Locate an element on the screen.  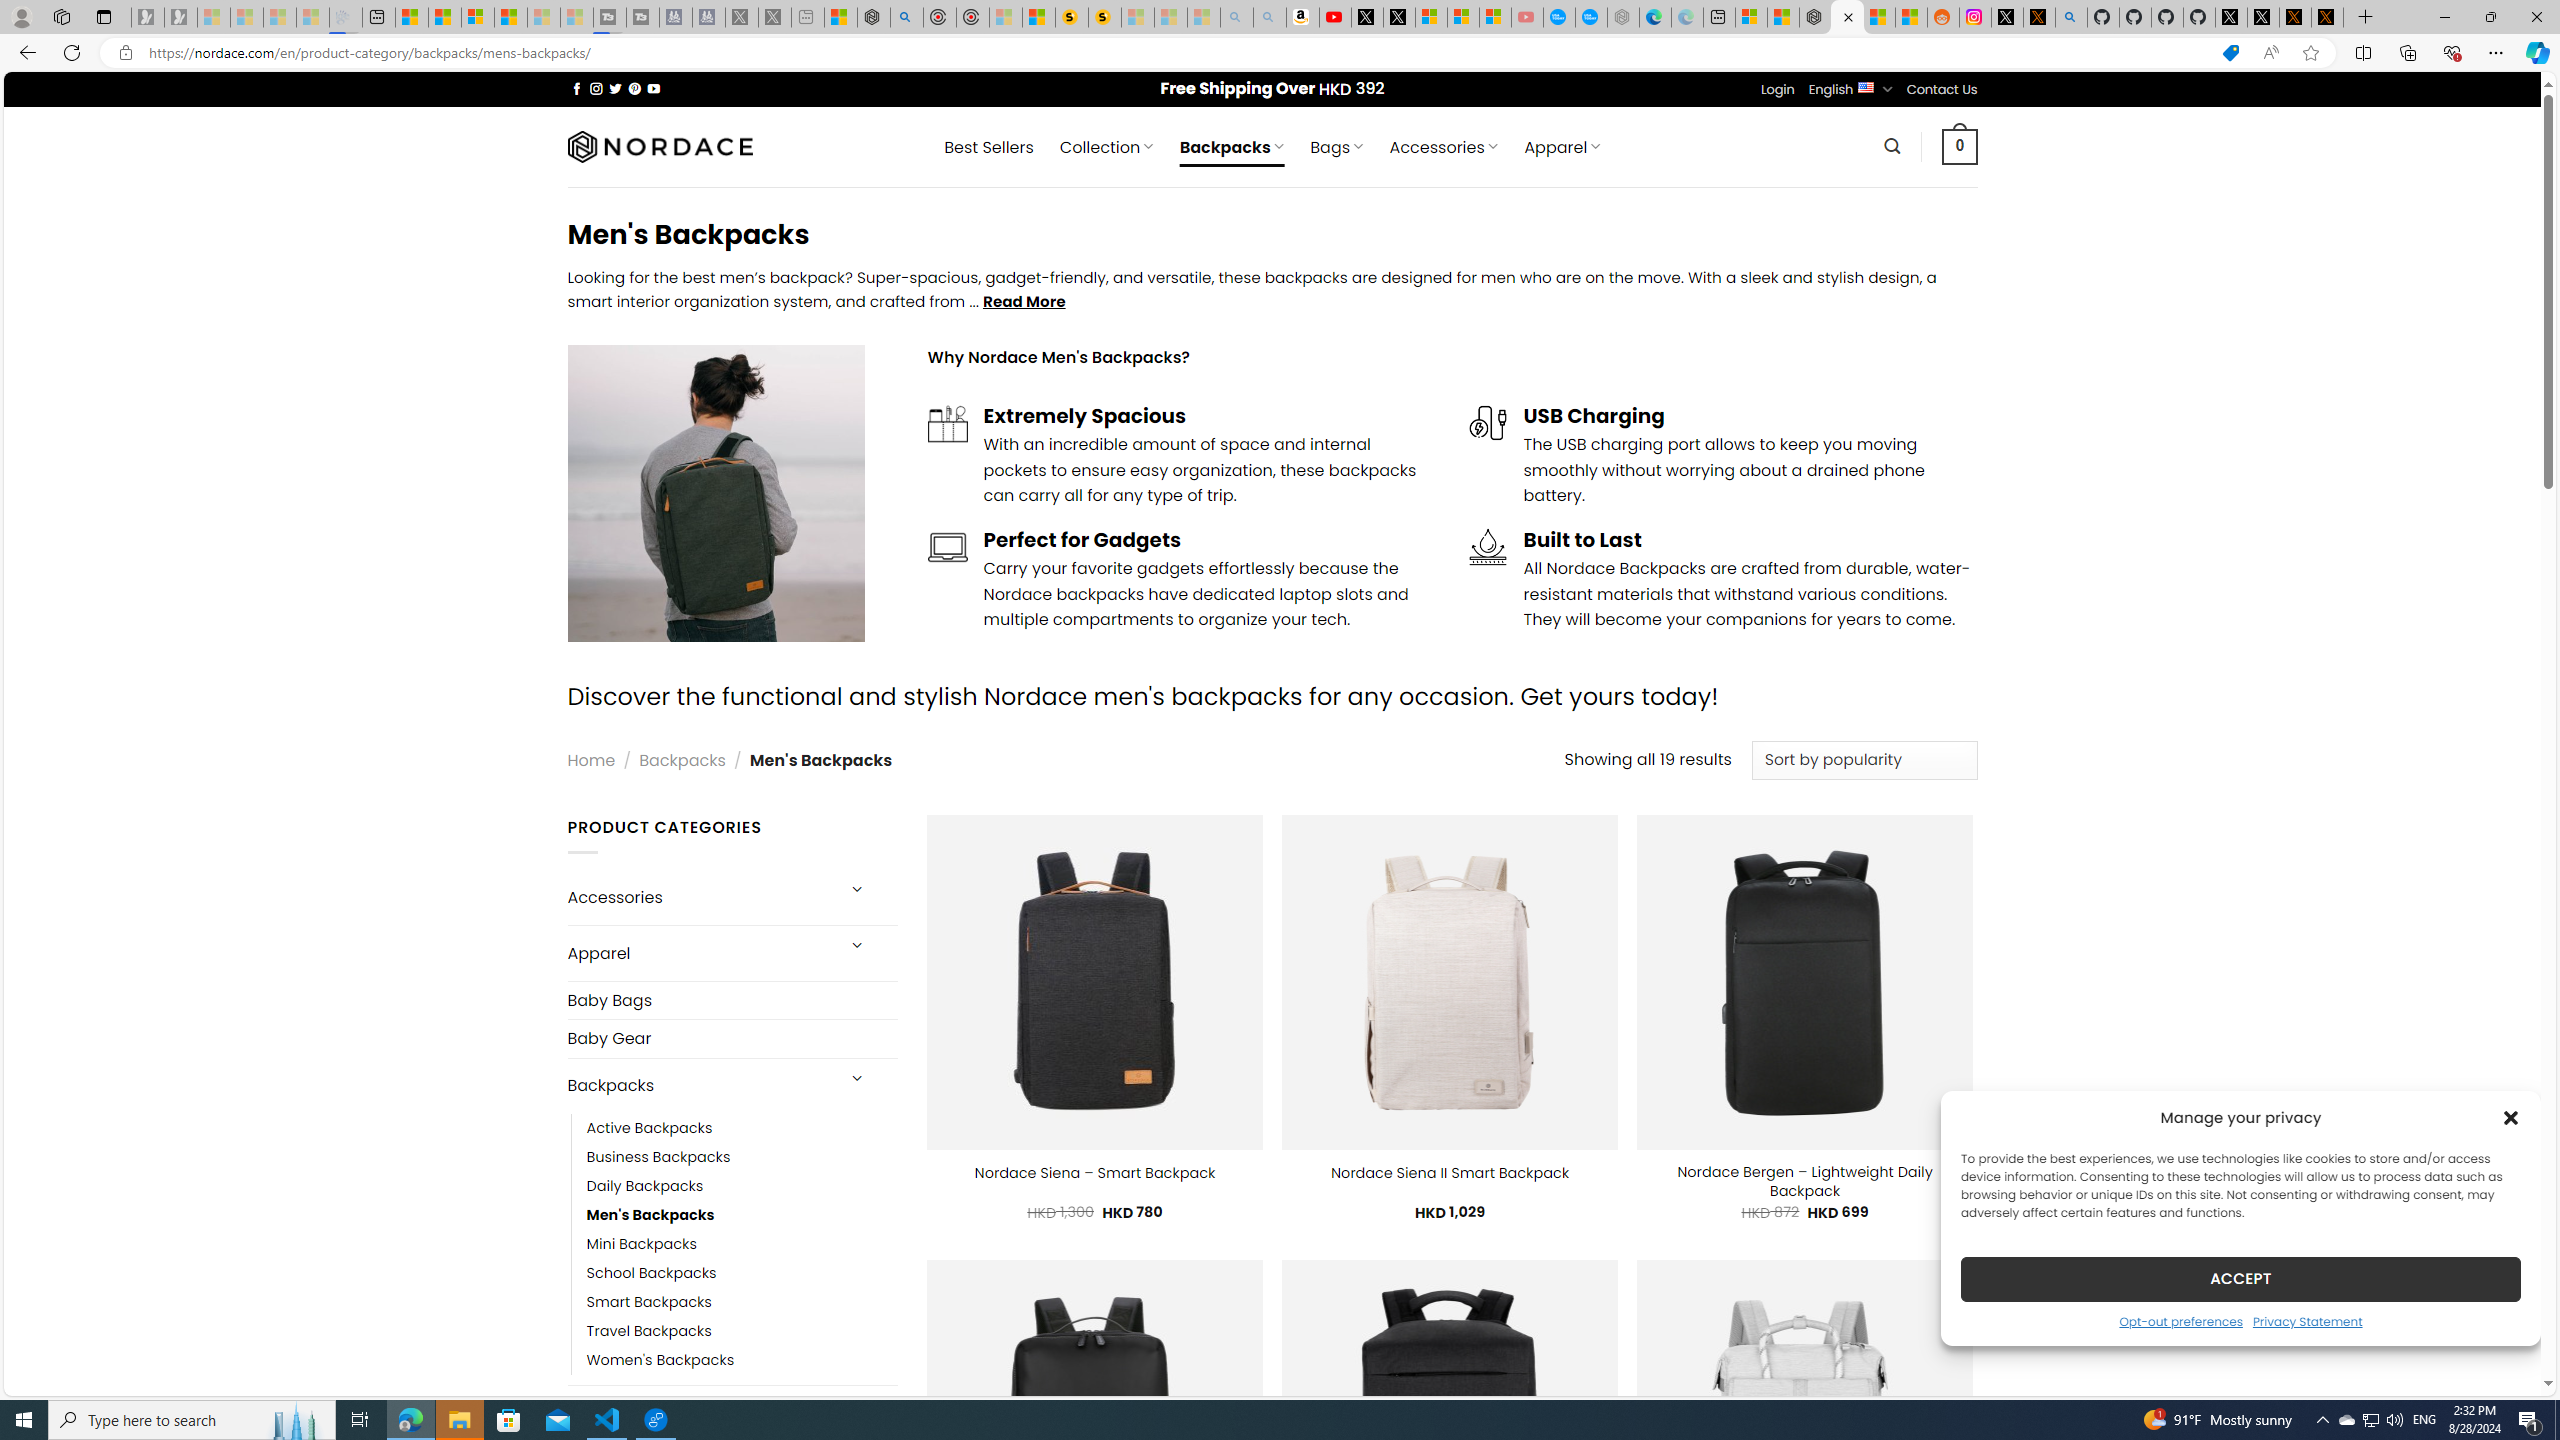
'Follow on Facebook' is located at coordinates (576, 88).